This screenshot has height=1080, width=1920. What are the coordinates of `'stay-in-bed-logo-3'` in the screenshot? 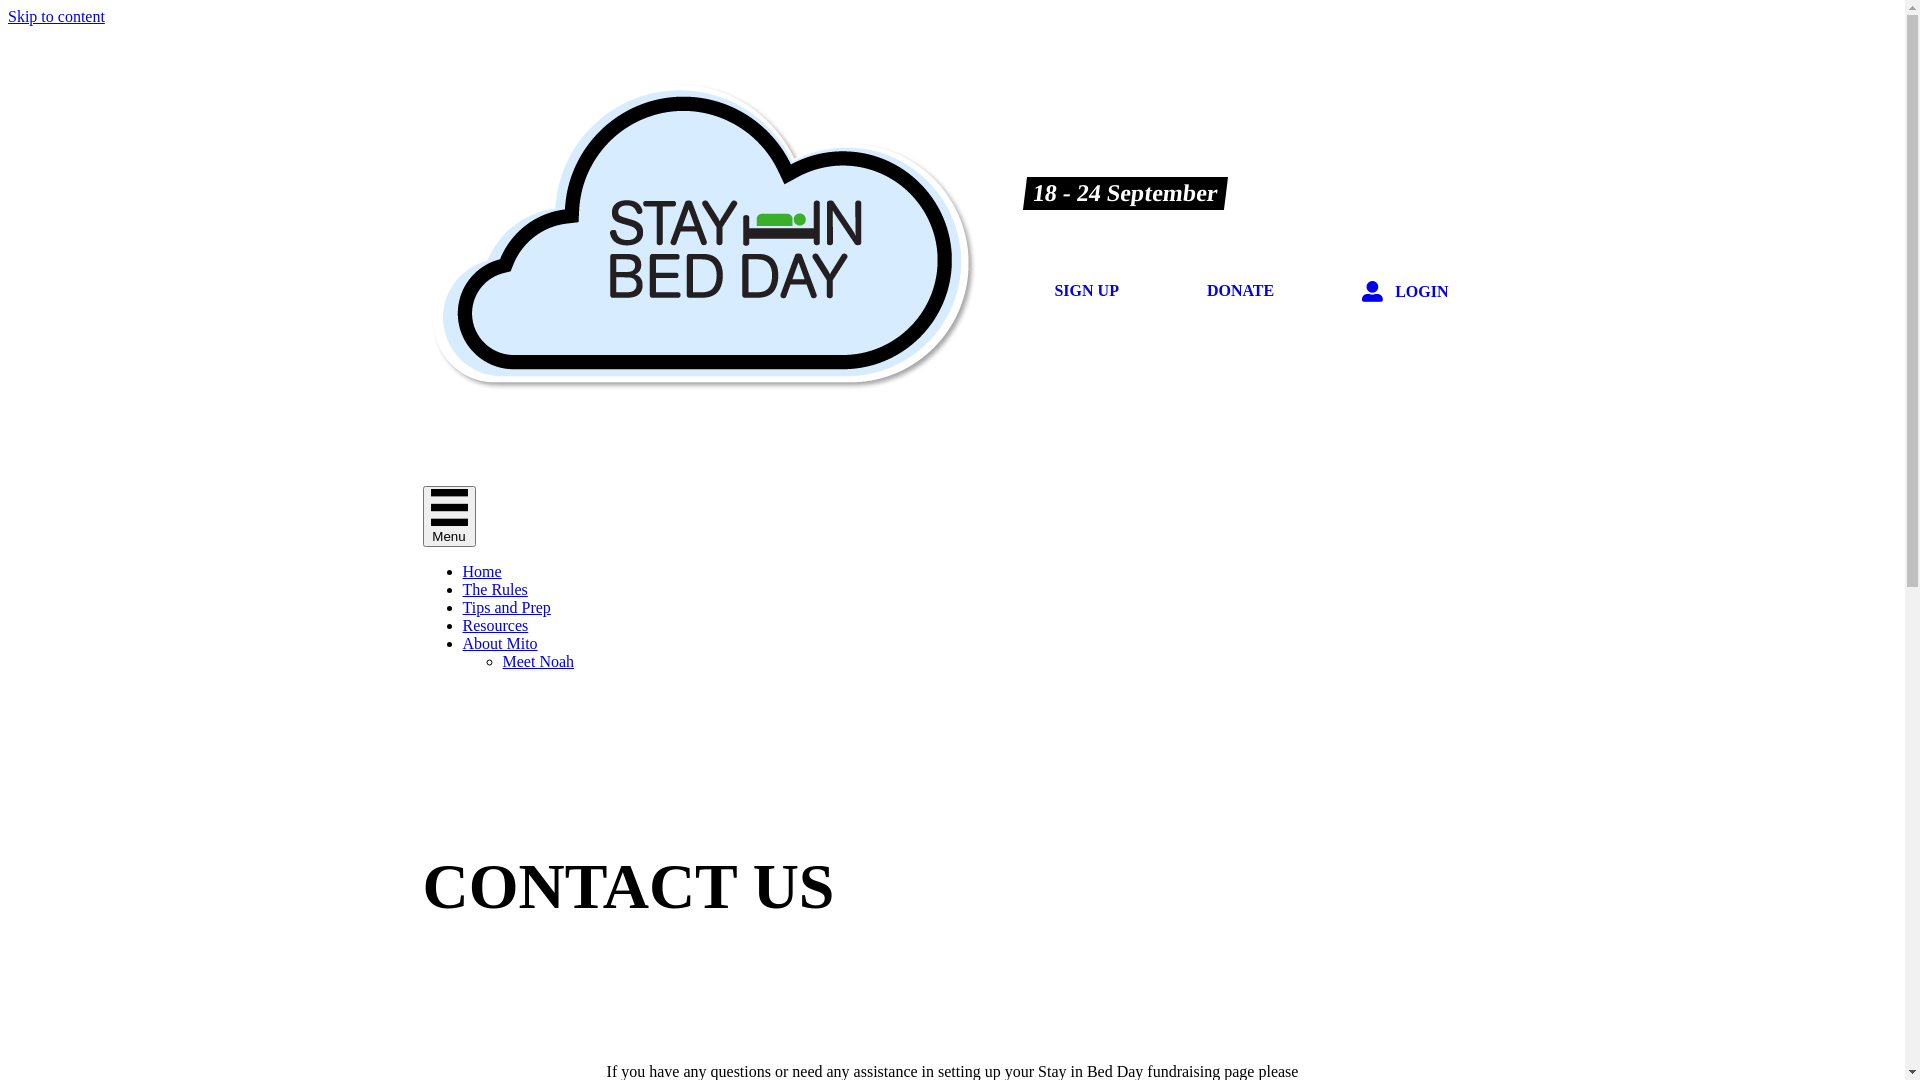 It's located at (700, 234).